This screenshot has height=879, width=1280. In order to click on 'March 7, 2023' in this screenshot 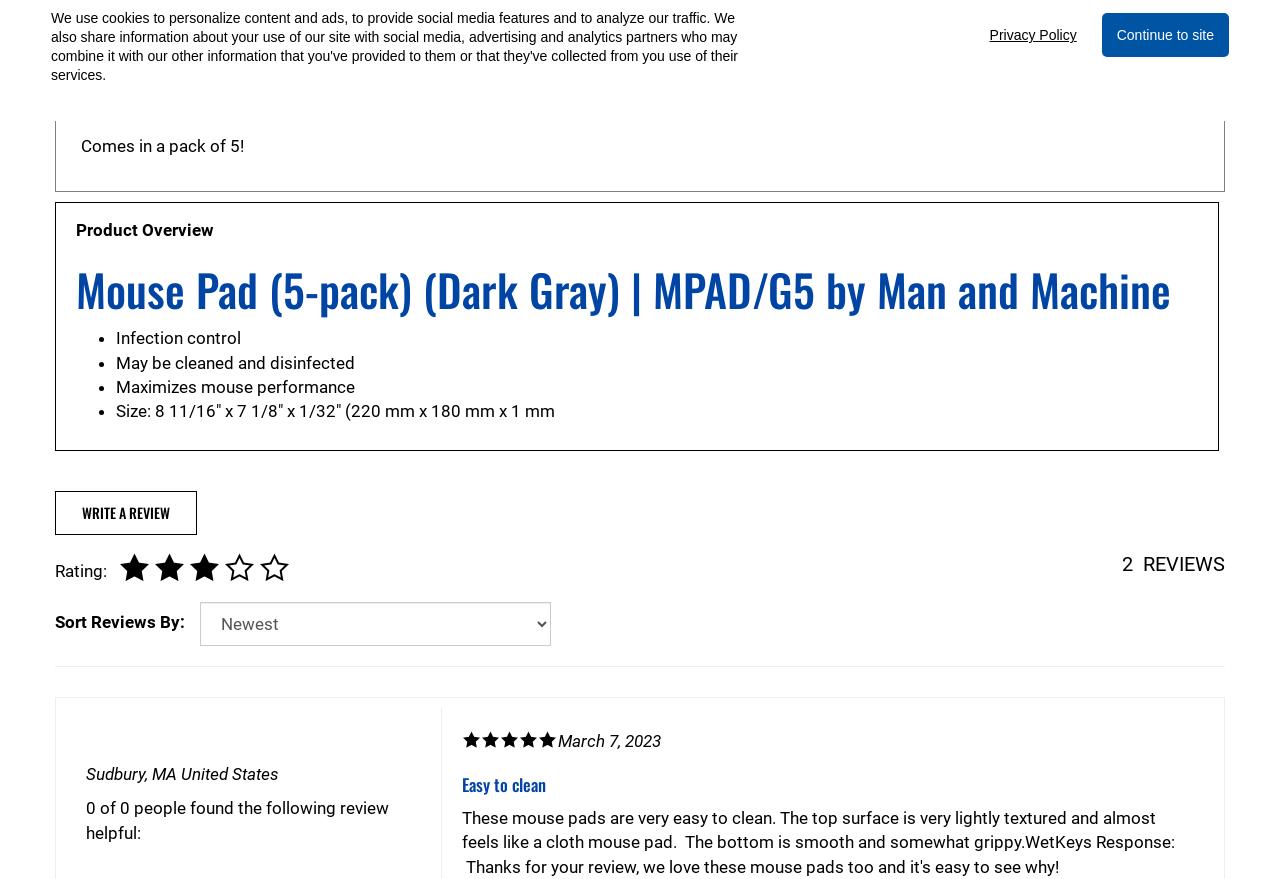, I will do `click(607, 739)`.